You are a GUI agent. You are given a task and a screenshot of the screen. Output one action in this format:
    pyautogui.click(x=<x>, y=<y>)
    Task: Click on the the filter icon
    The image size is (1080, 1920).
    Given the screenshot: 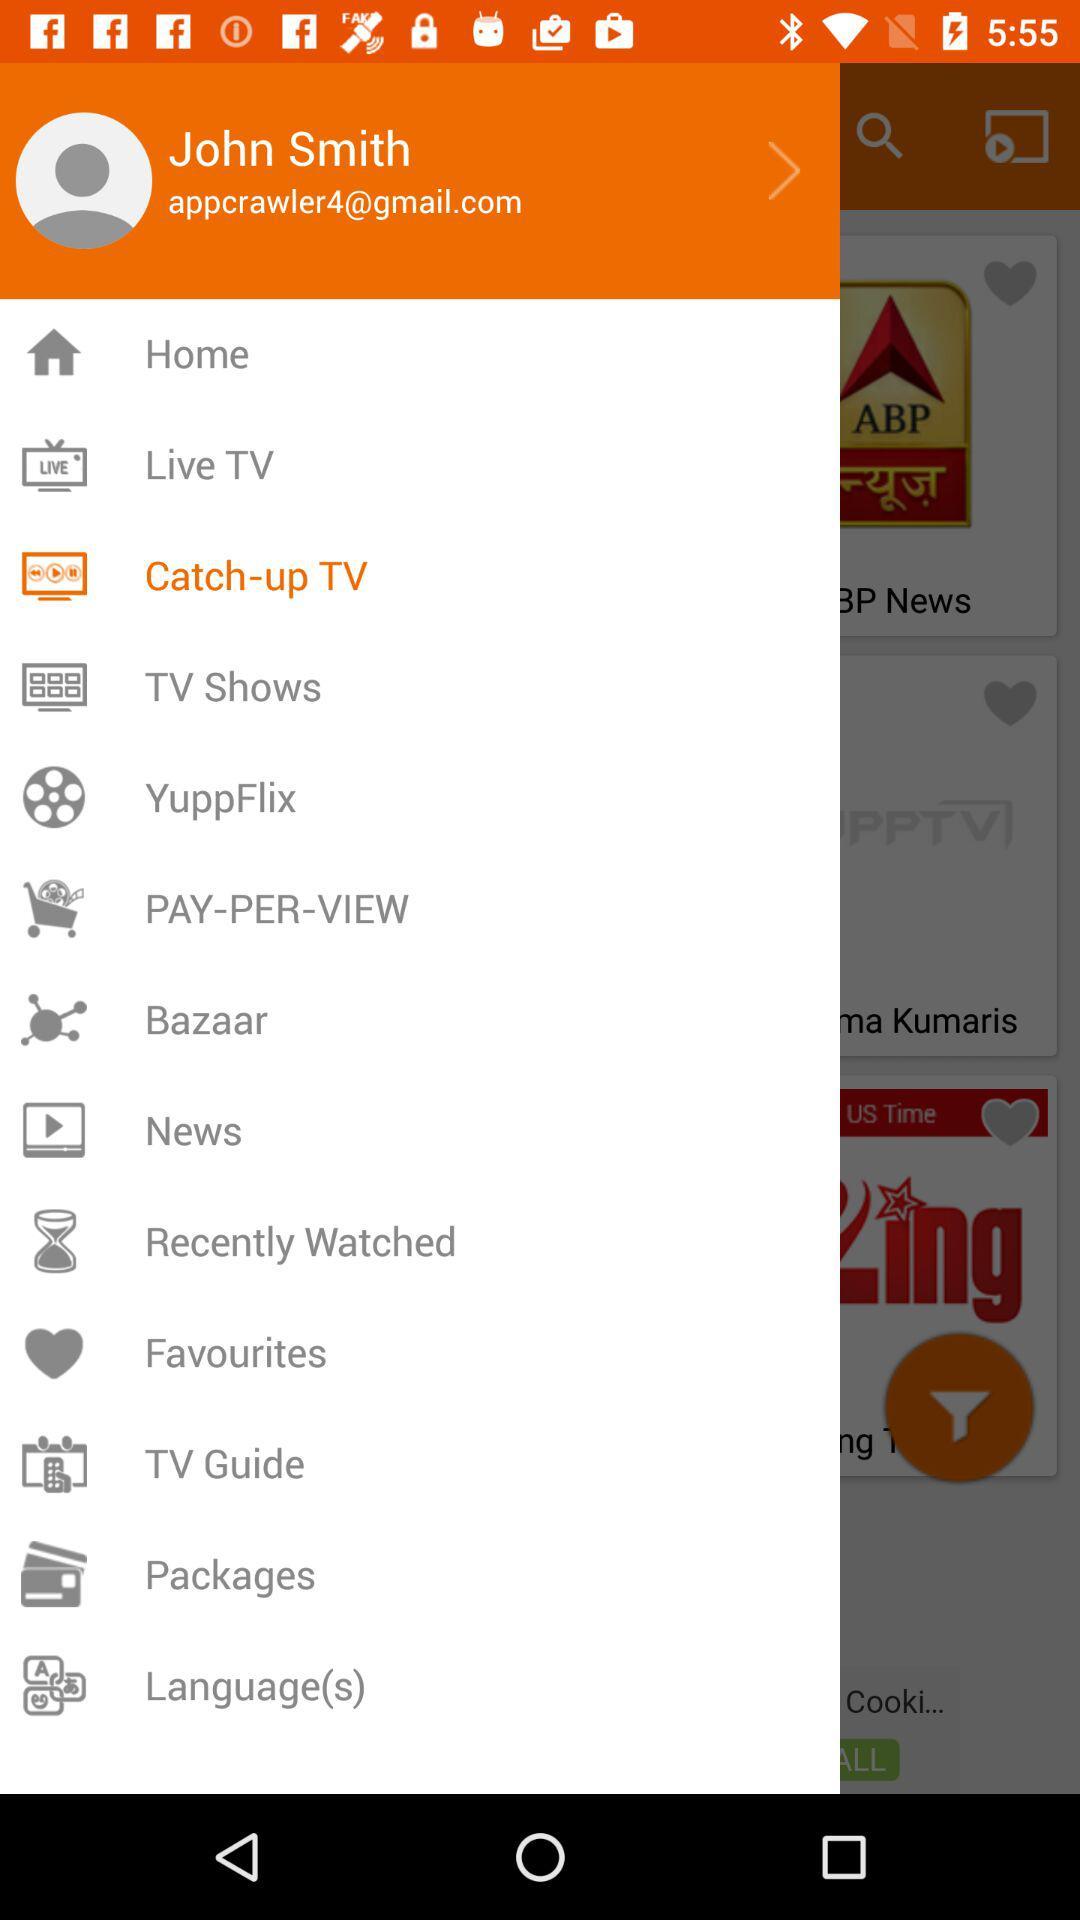 What is the action you would take?
    pyautogui.click(x=958, y=1406)
    